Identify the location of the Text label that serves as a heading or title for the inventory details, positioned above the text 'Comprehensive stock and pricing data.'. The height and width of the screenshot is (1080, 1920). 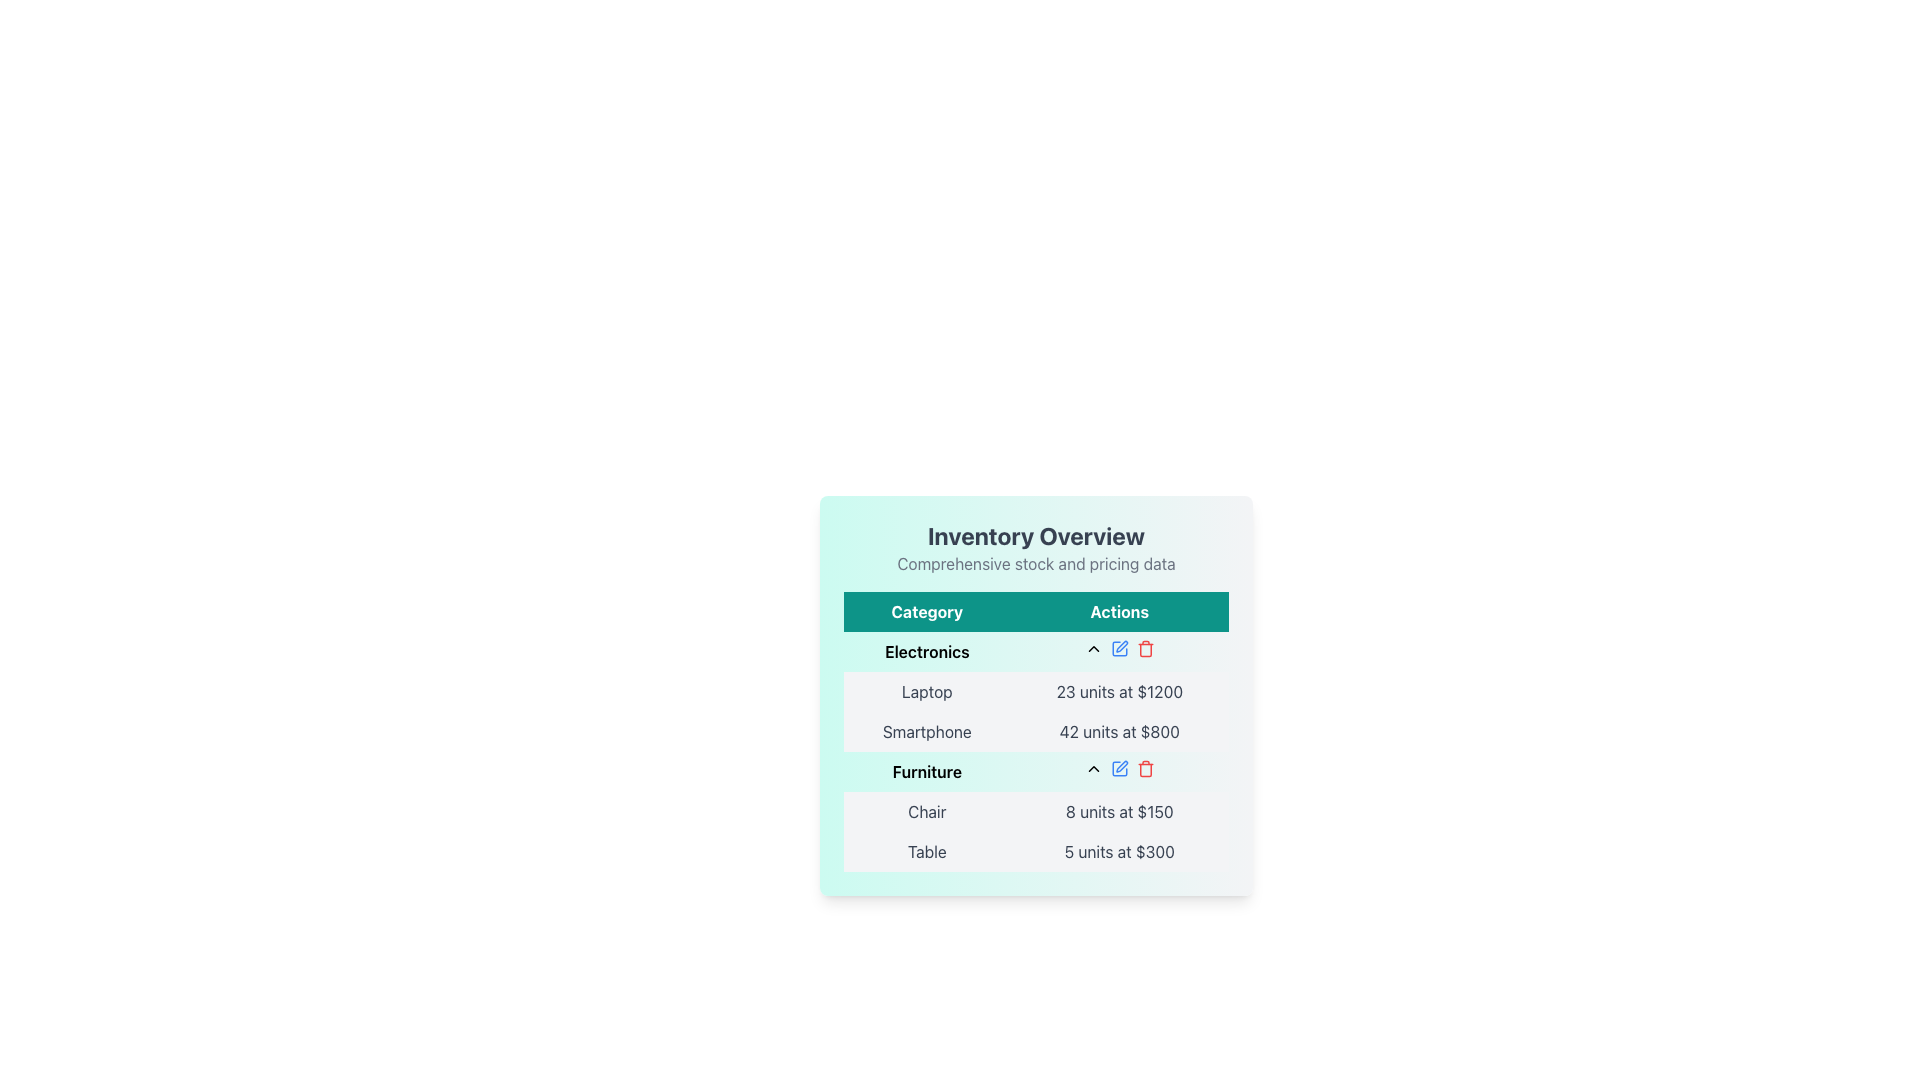
(1036, 535).